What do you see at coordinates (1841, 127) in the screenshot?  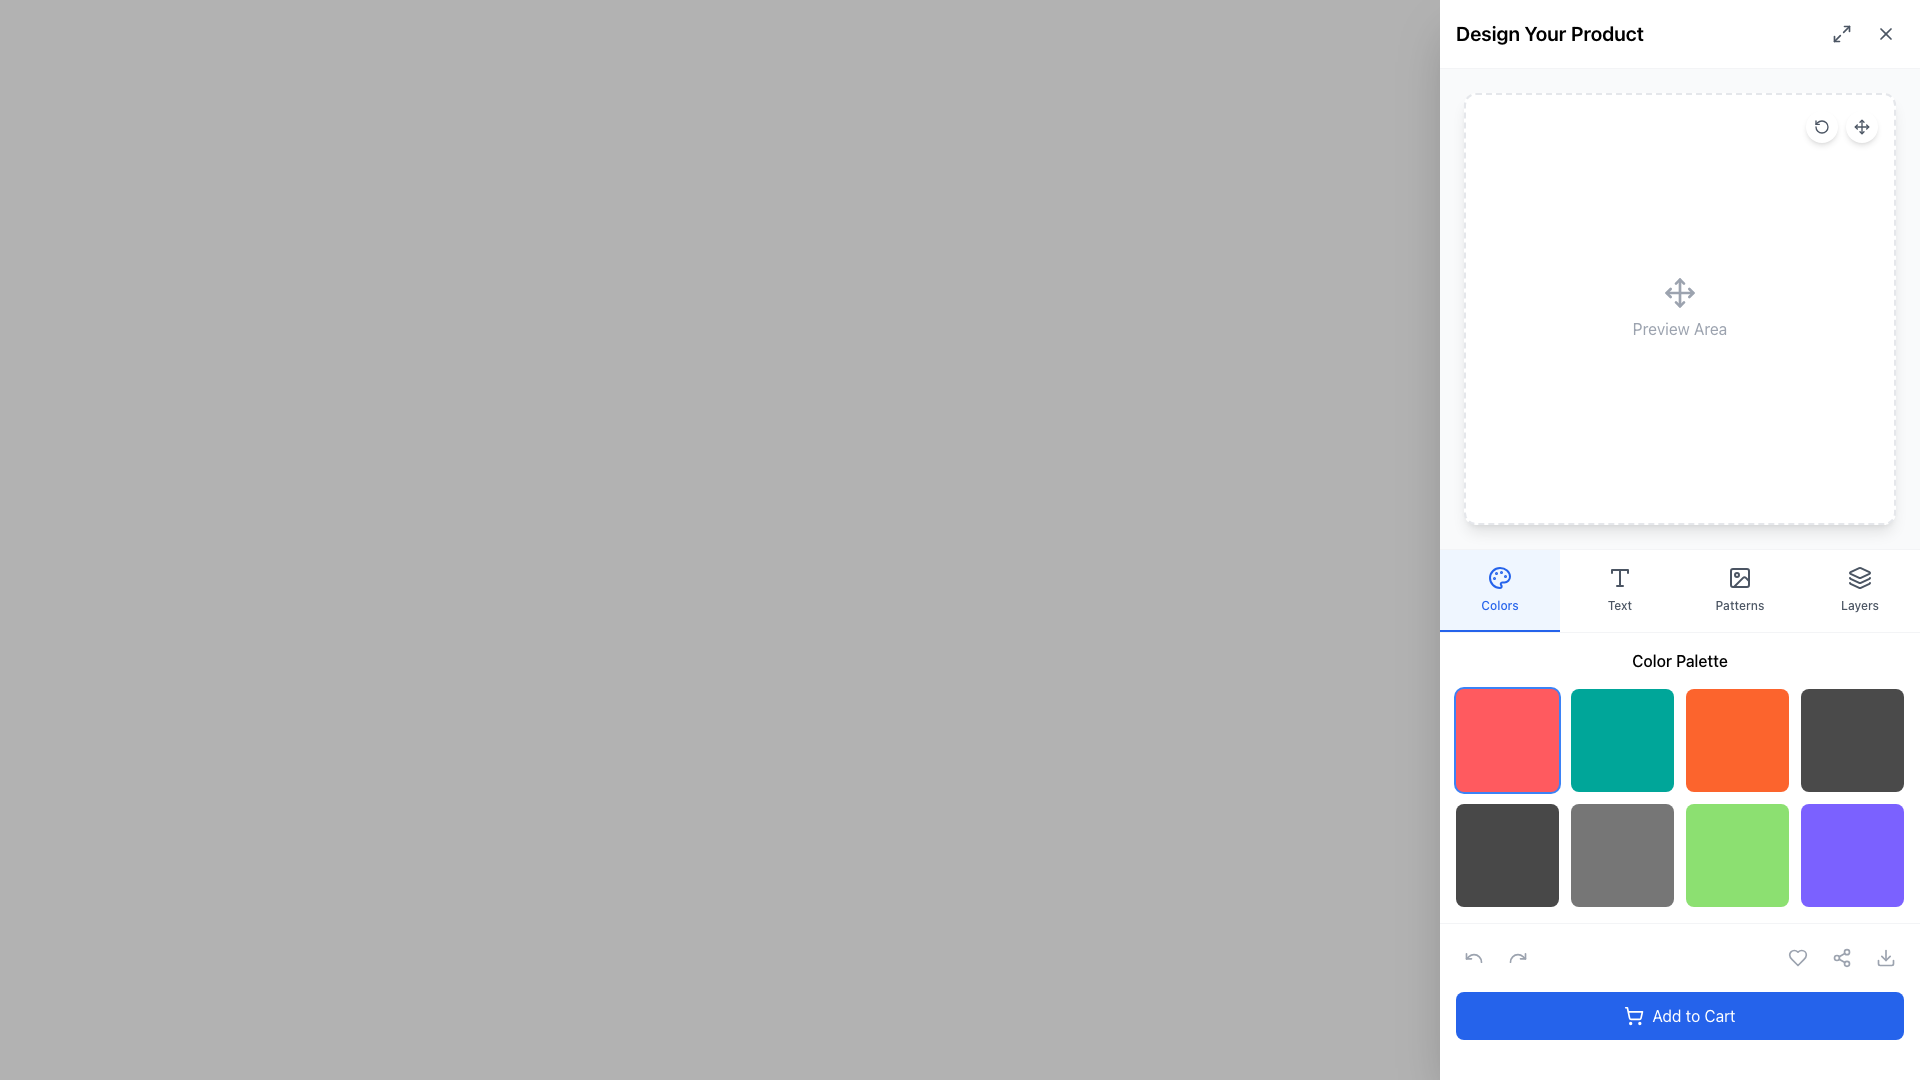 I see `the pair of circular icons` at bounding box center [1841, 127].